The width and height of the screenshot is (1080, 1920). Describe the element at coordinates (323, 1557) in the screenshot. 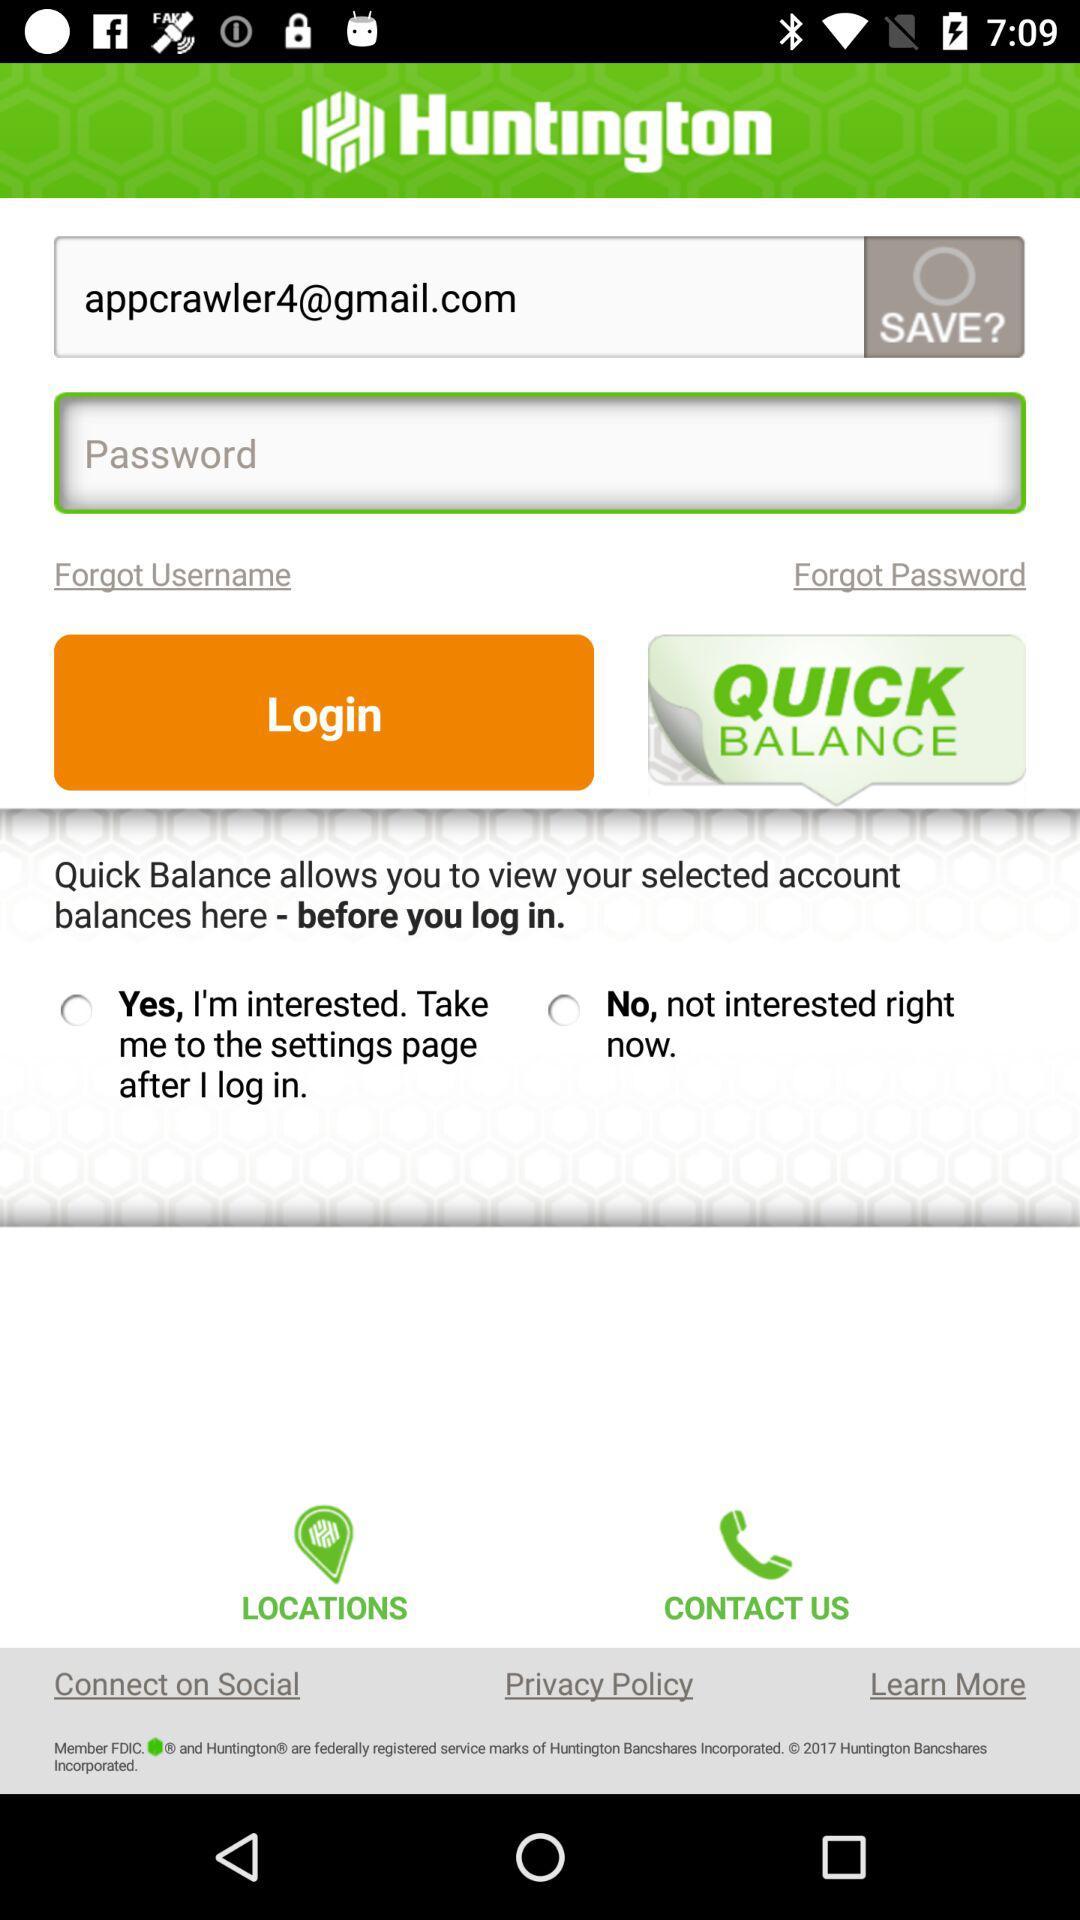

I see `the item to the left of contact us item` at that location.